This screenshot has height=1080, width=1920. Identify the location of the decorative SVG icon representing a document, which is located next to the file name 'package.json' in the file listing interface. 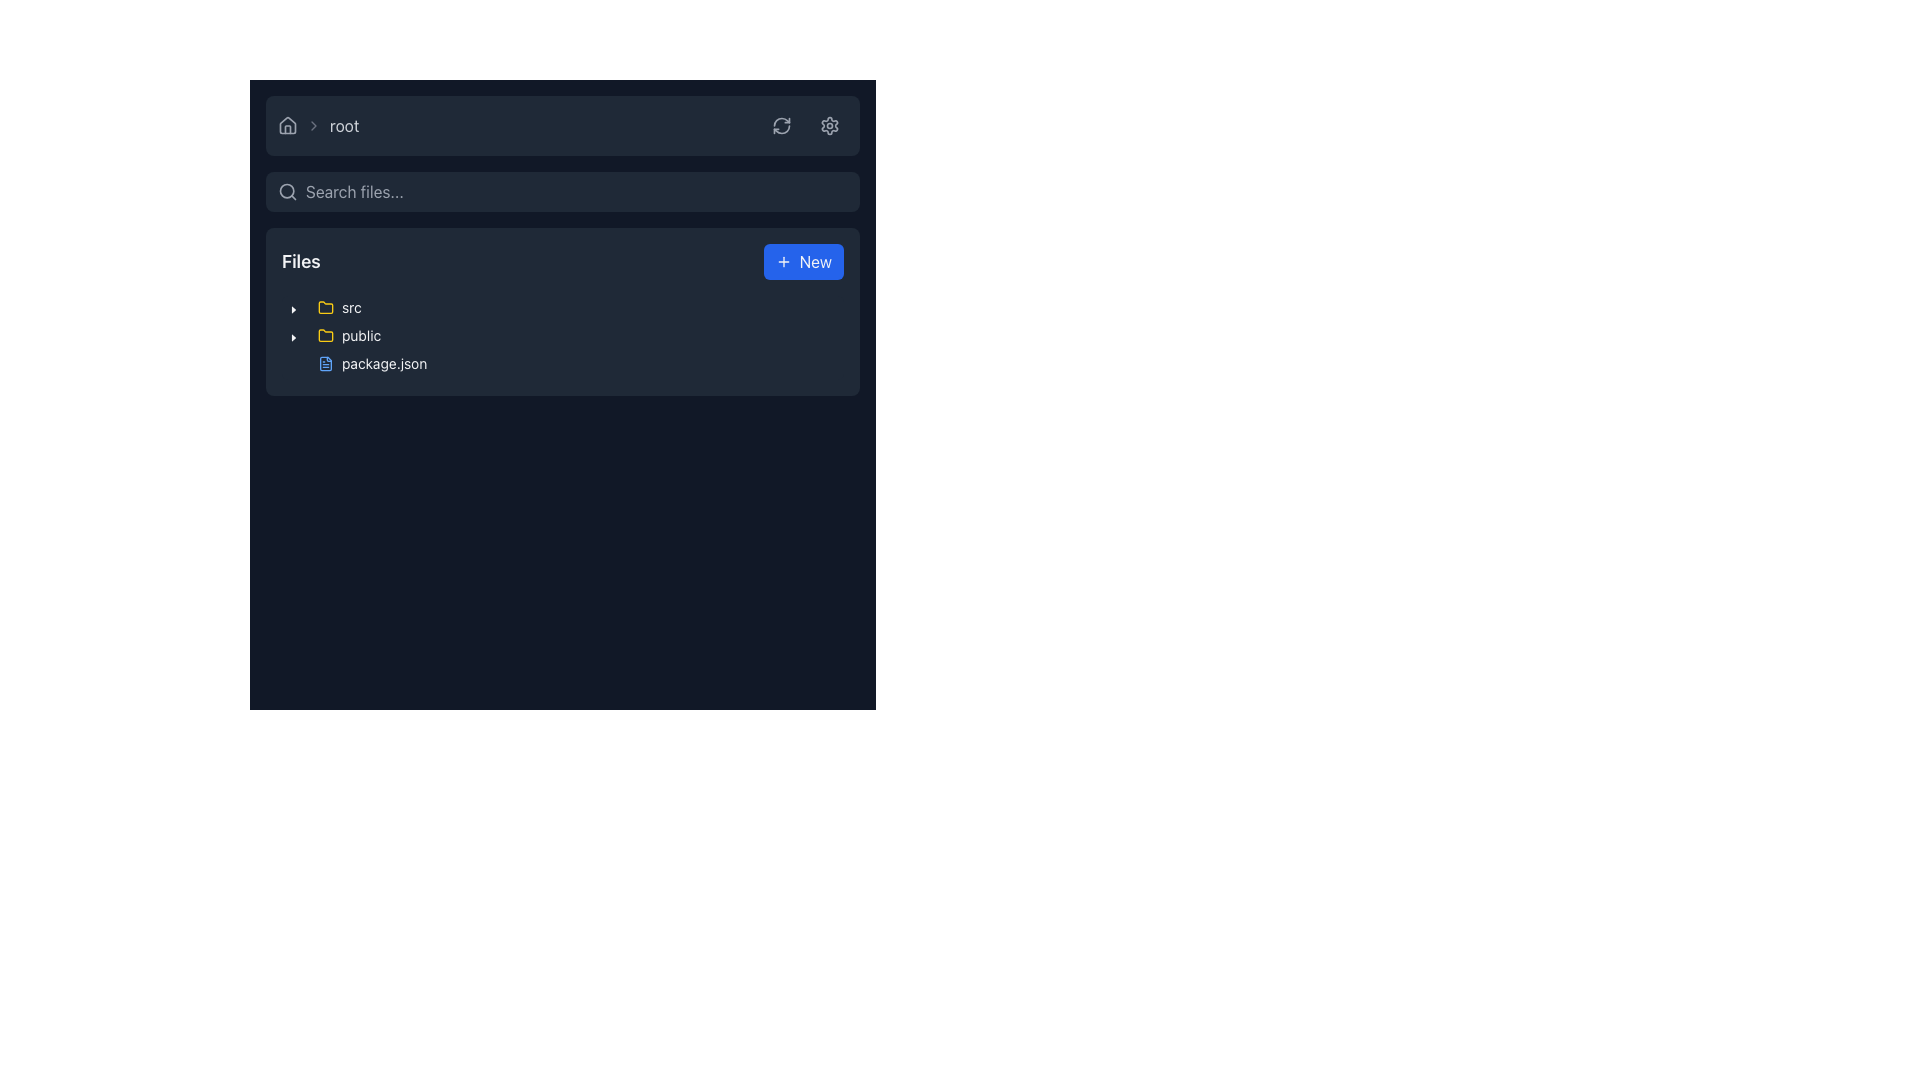
(326, 363).